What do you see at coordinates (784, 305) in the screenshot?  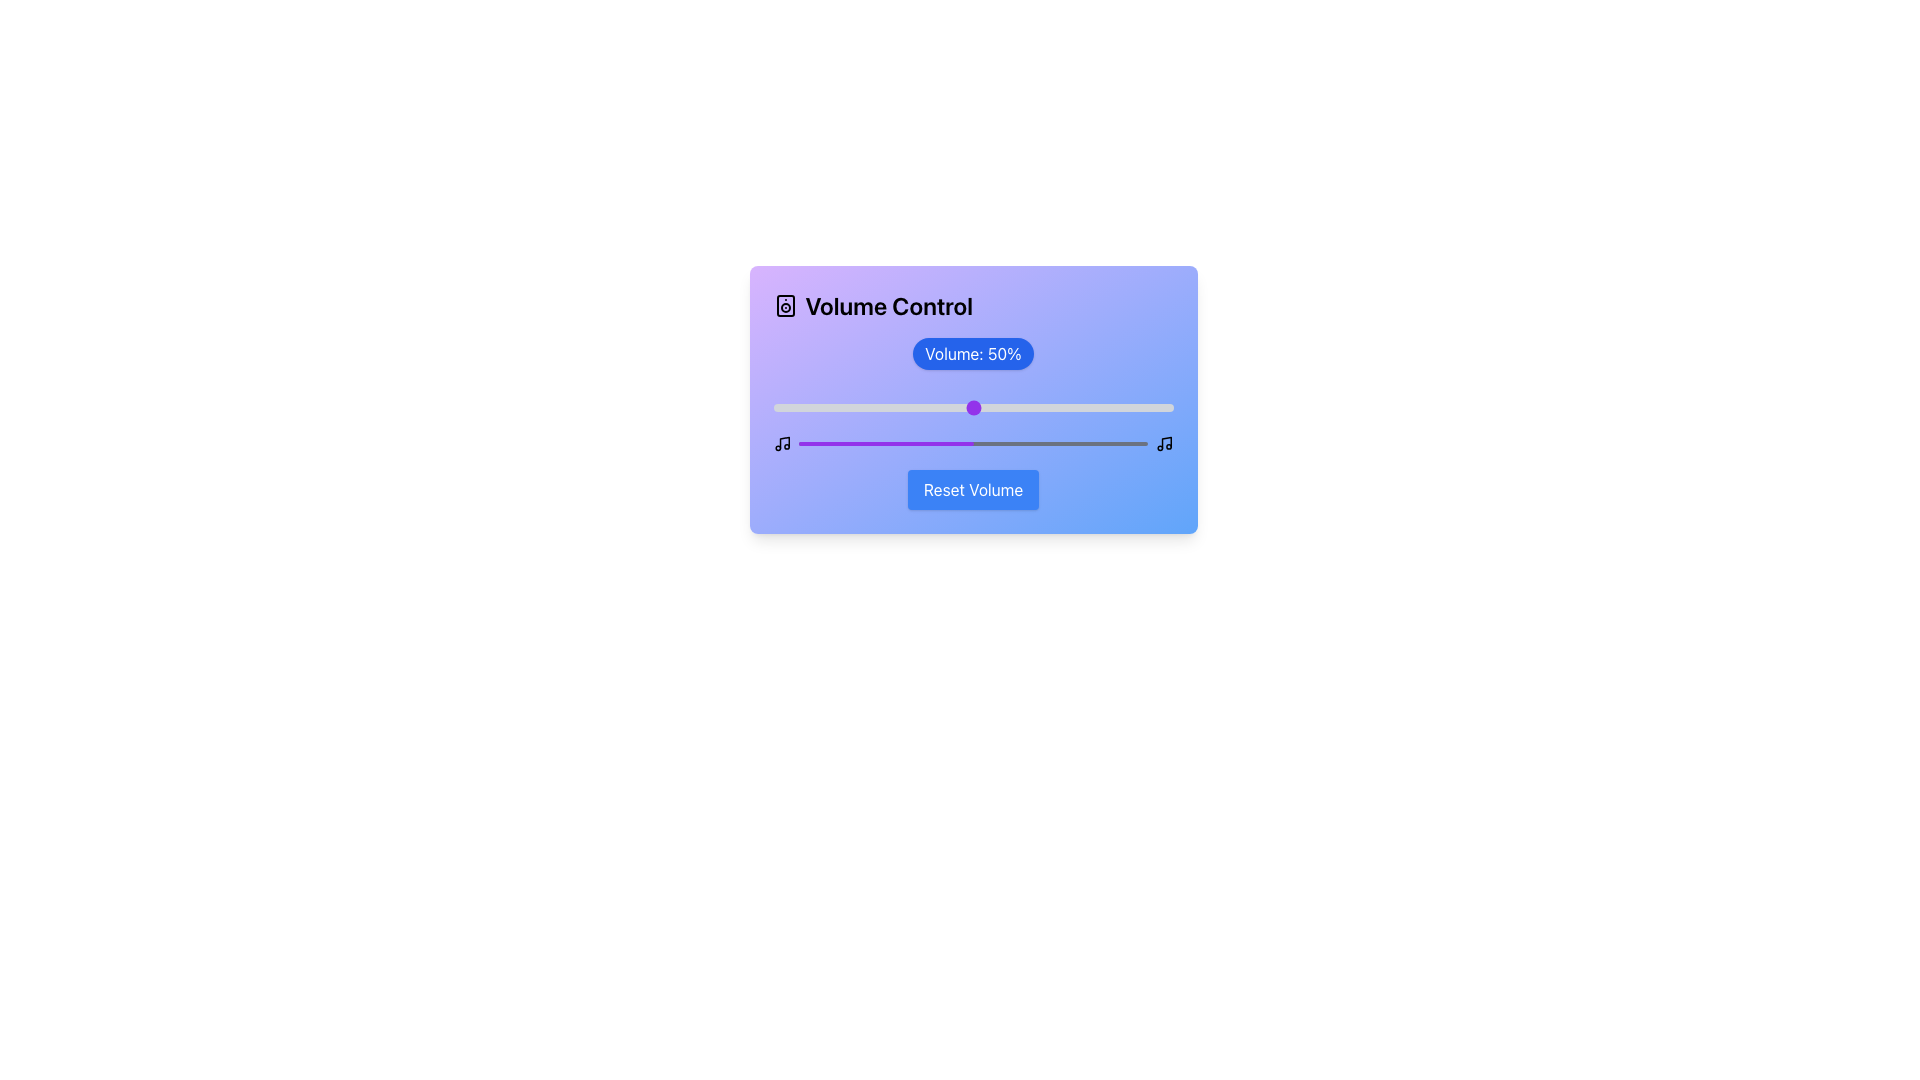 I see `the speaker icon located to the left of the 'Volume Control' text in the title section at the top-left corner of the main card interface` at bounding box center [784, 305].